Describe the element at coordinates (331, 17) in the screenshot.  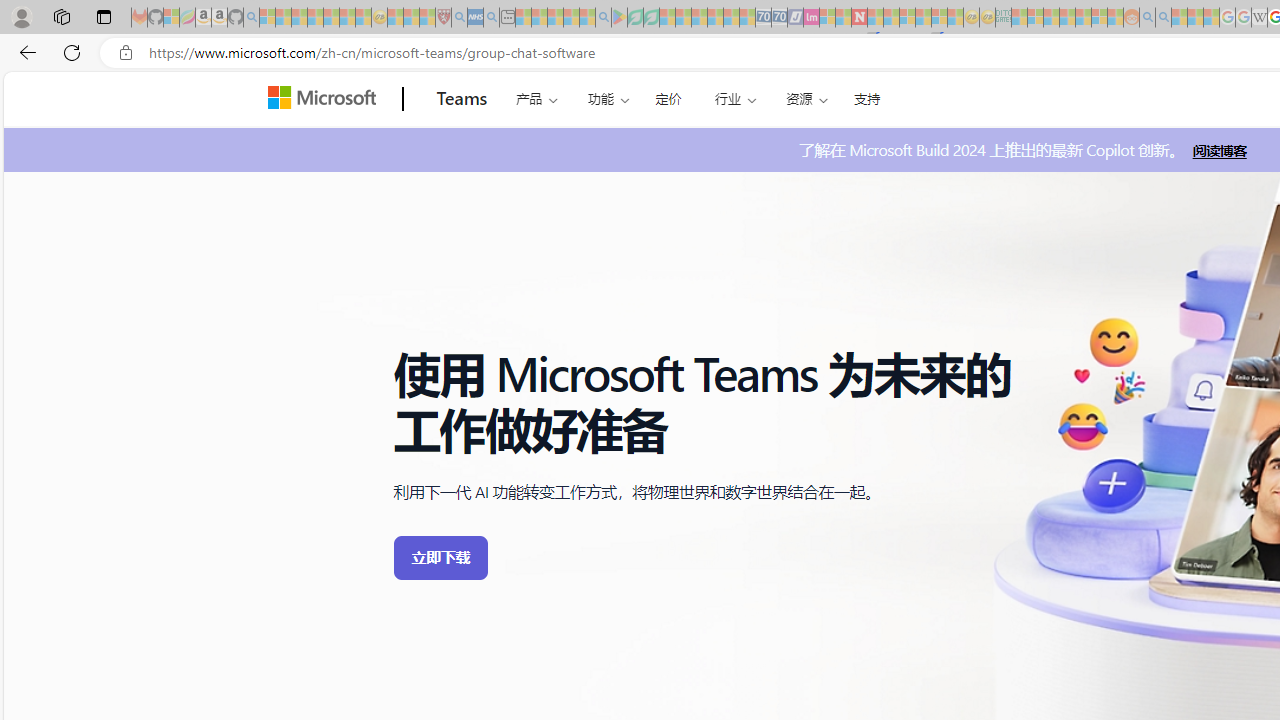
I see `'New Report Confirms 2023 Was Record Hot | Watch - Sleeping'` at that location.